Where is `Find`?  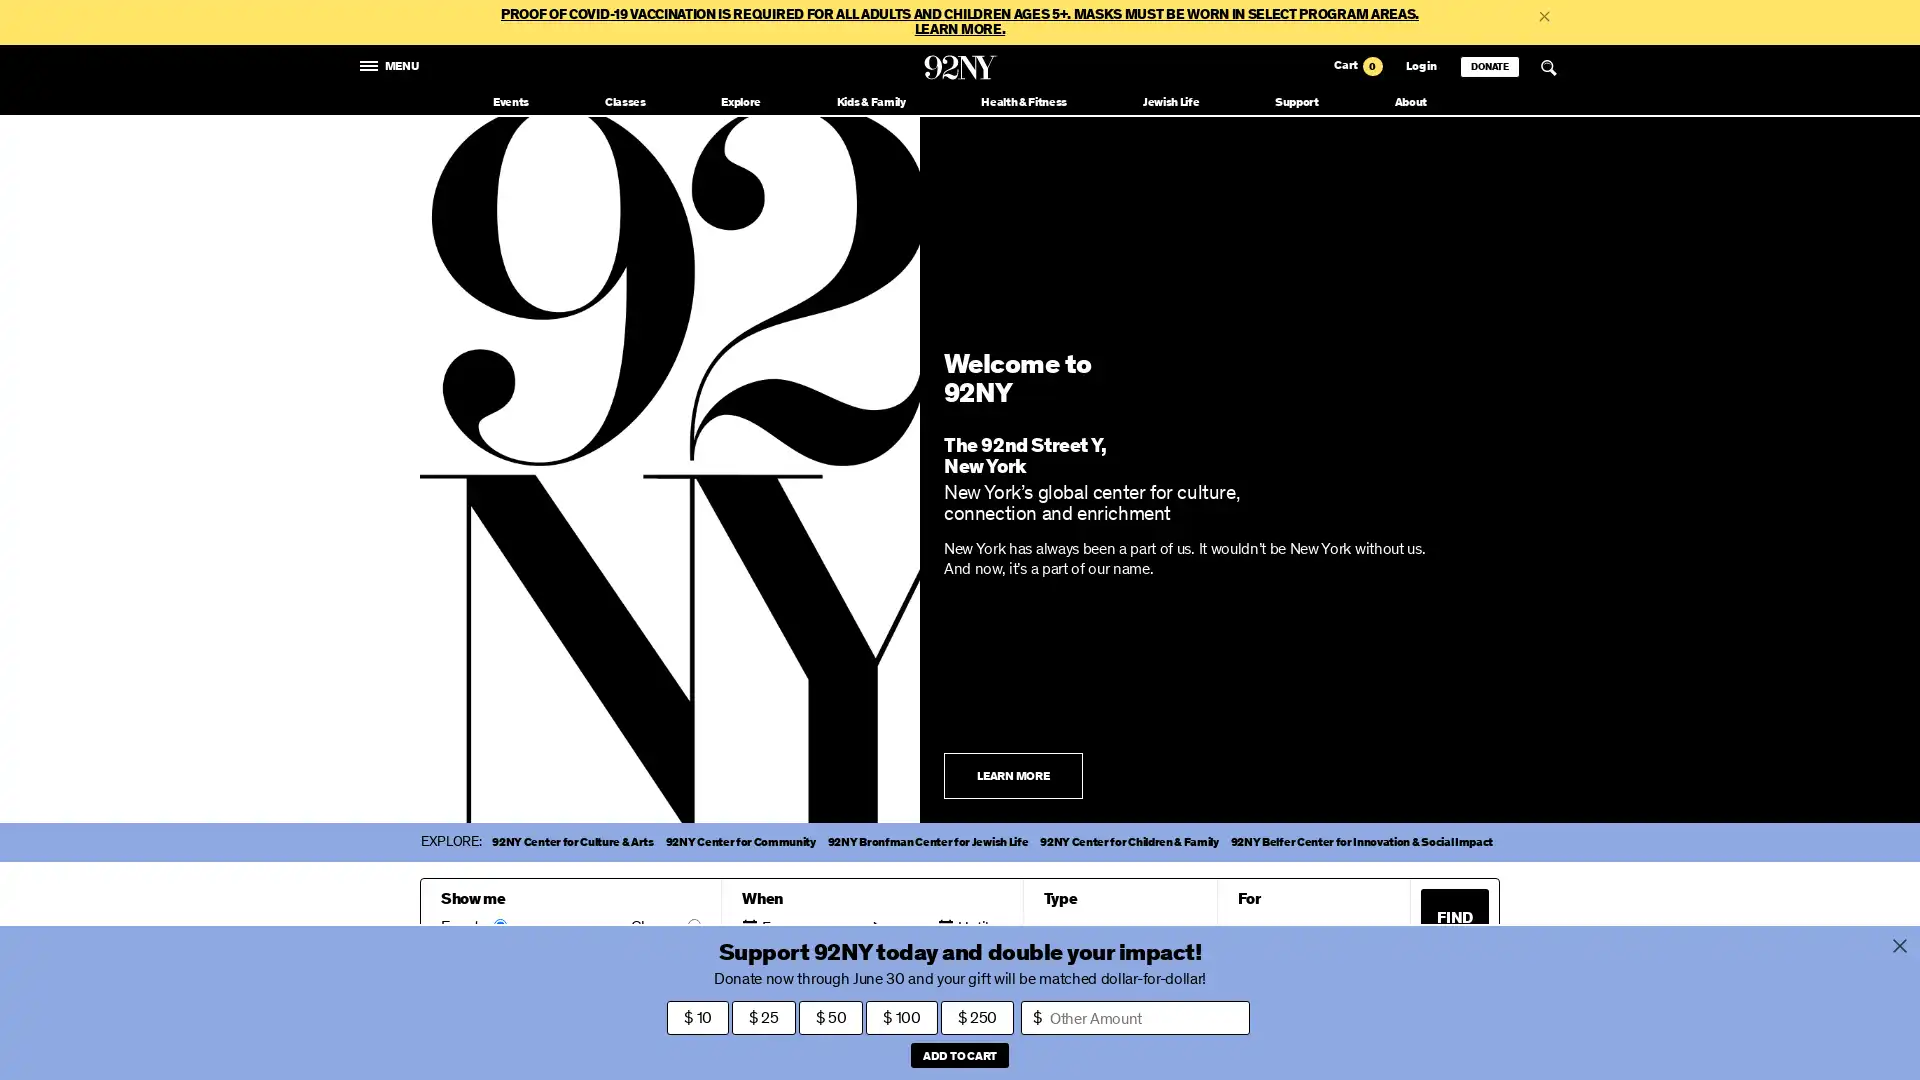
Find is located at coordinates (1454, 917).